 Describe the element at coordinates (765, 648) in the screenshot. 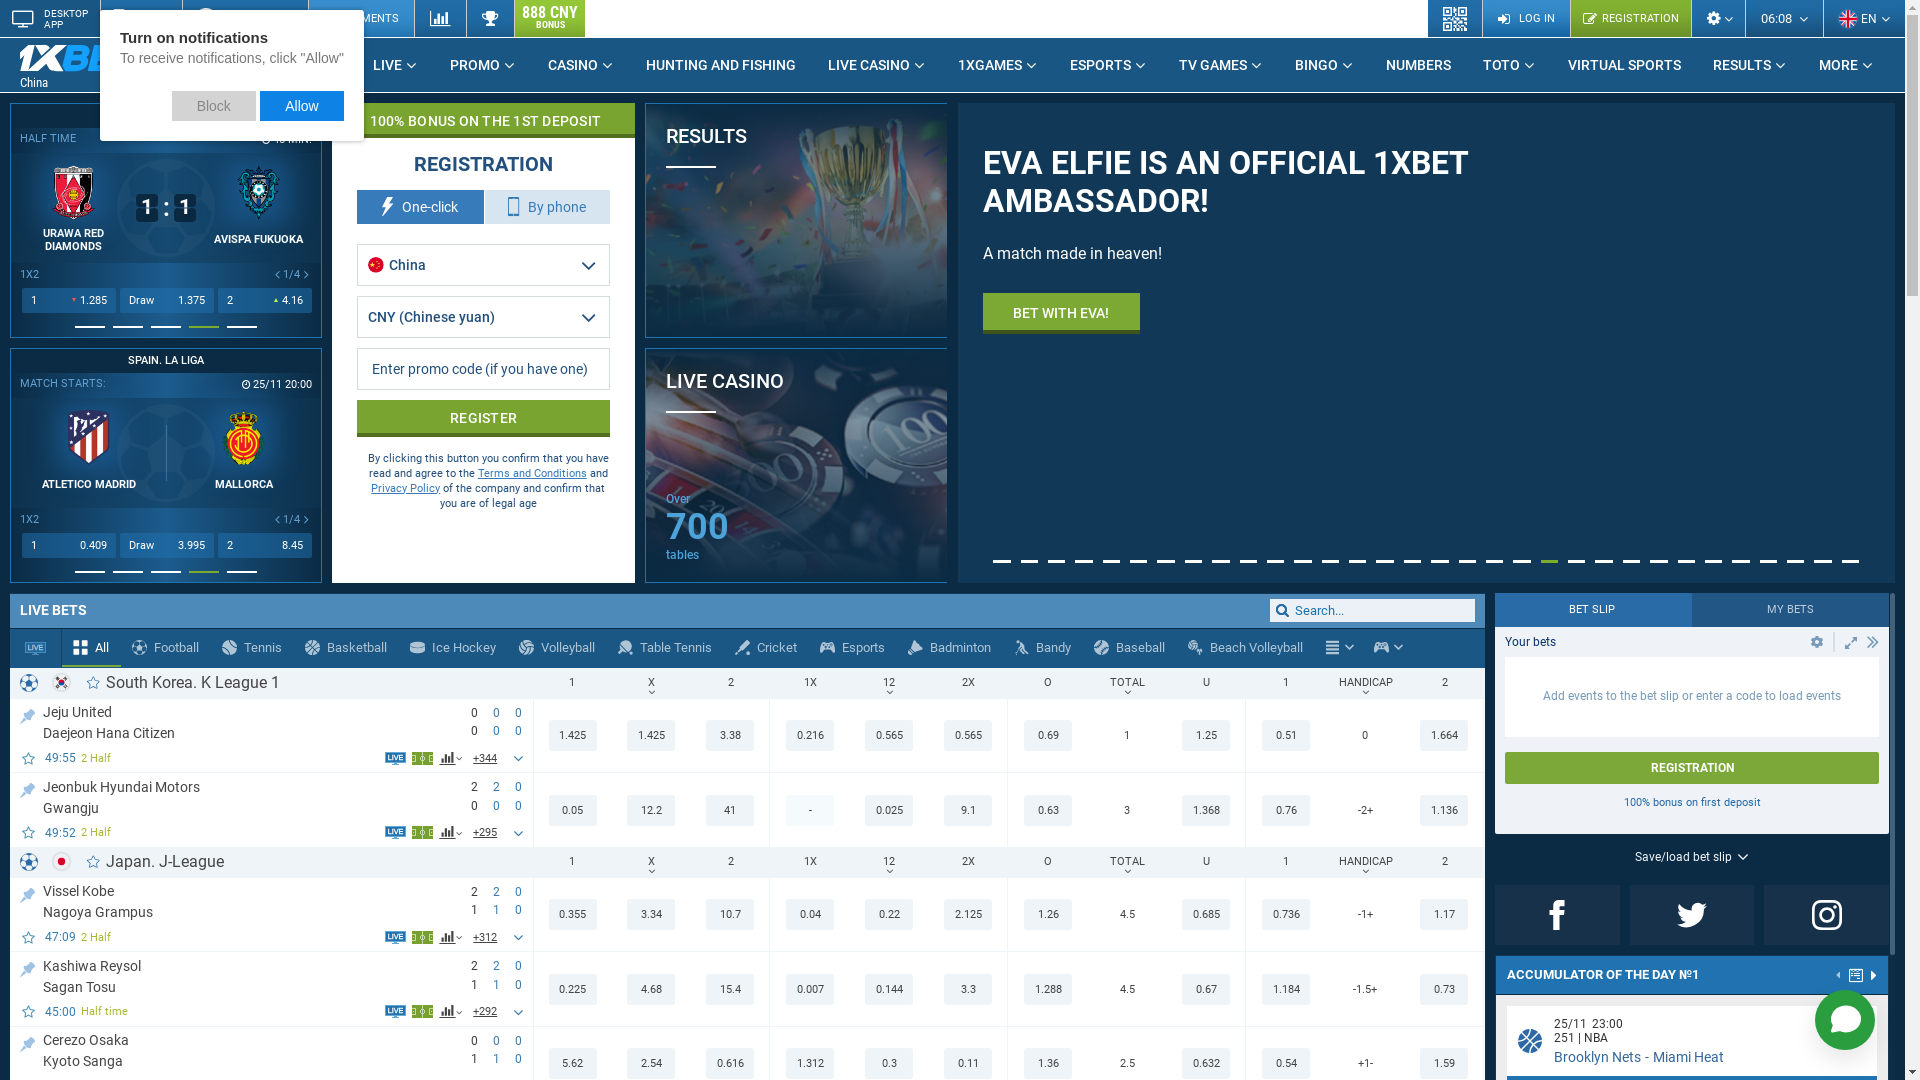

I see `'Cricket'` at that location.